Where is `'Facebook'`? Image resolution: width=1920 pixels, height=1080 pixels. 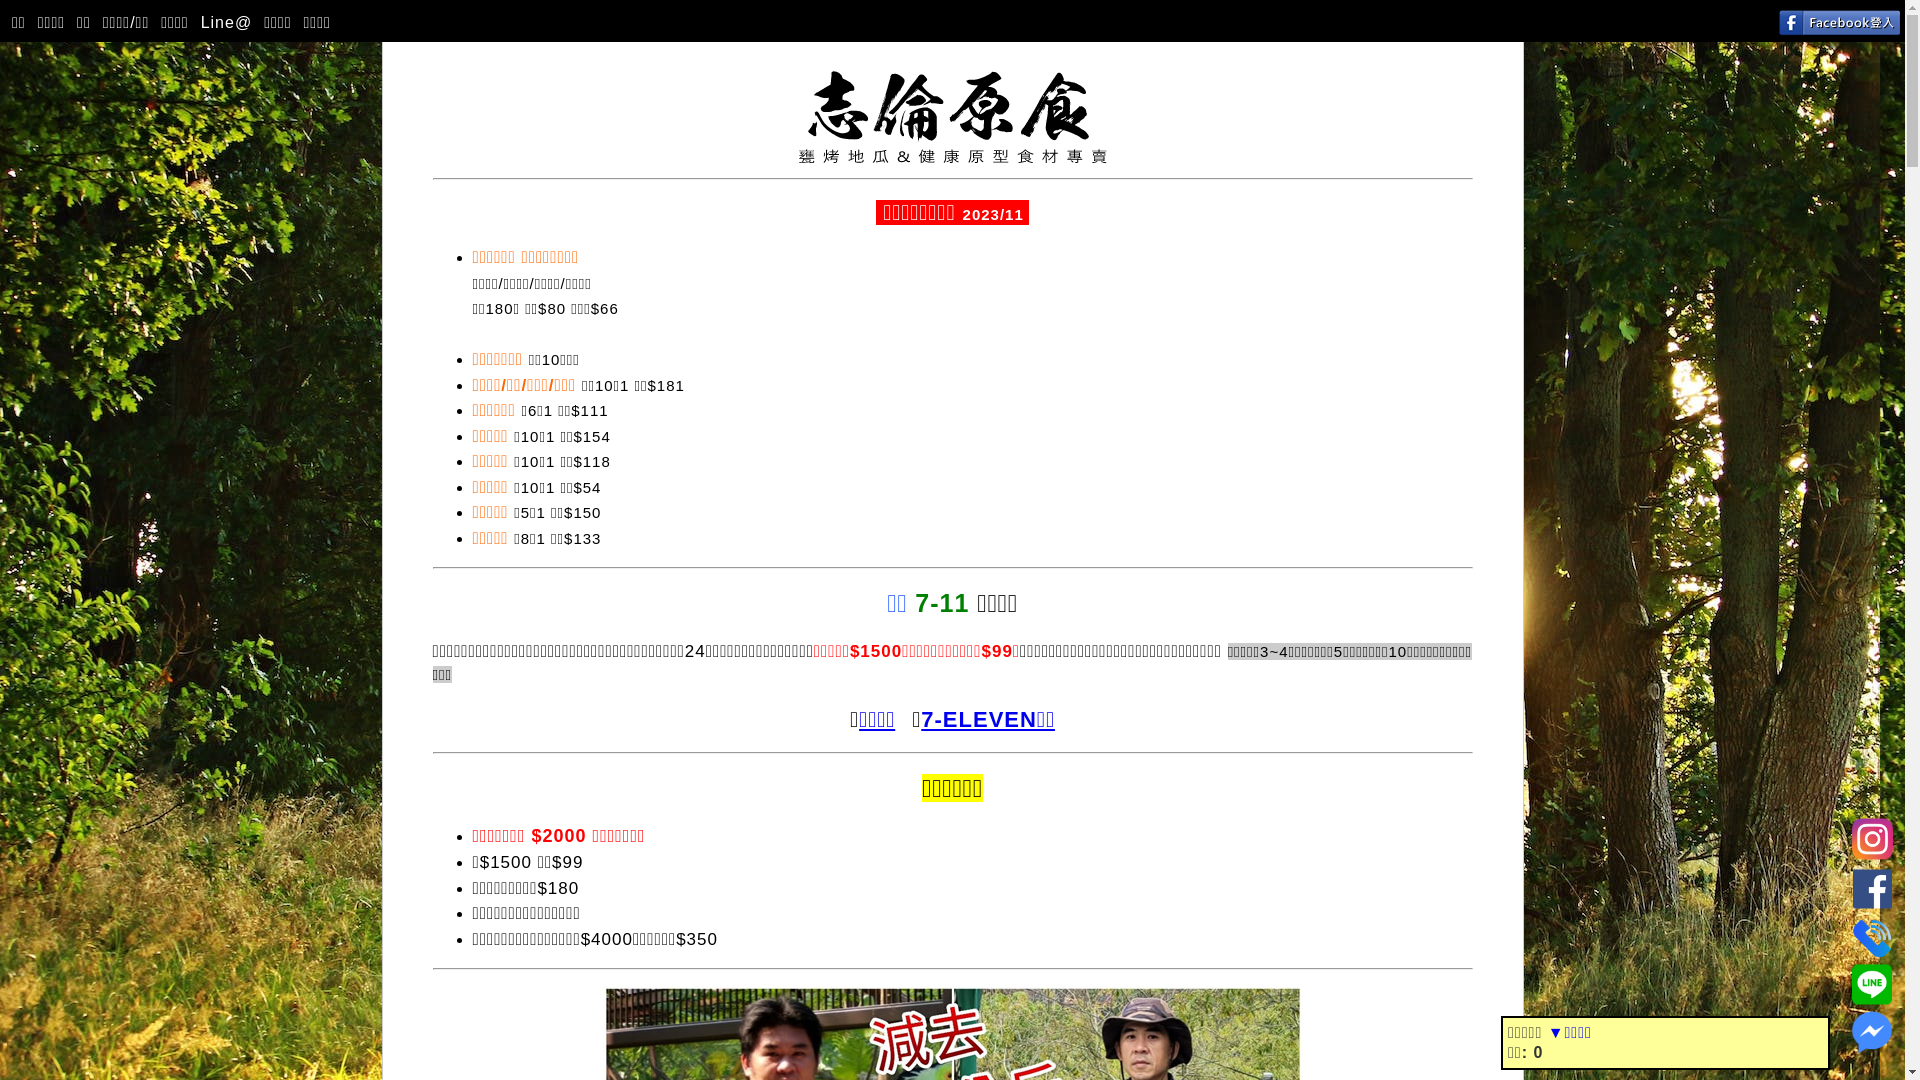
'Facebook' is located at coordinates (1871, 884).